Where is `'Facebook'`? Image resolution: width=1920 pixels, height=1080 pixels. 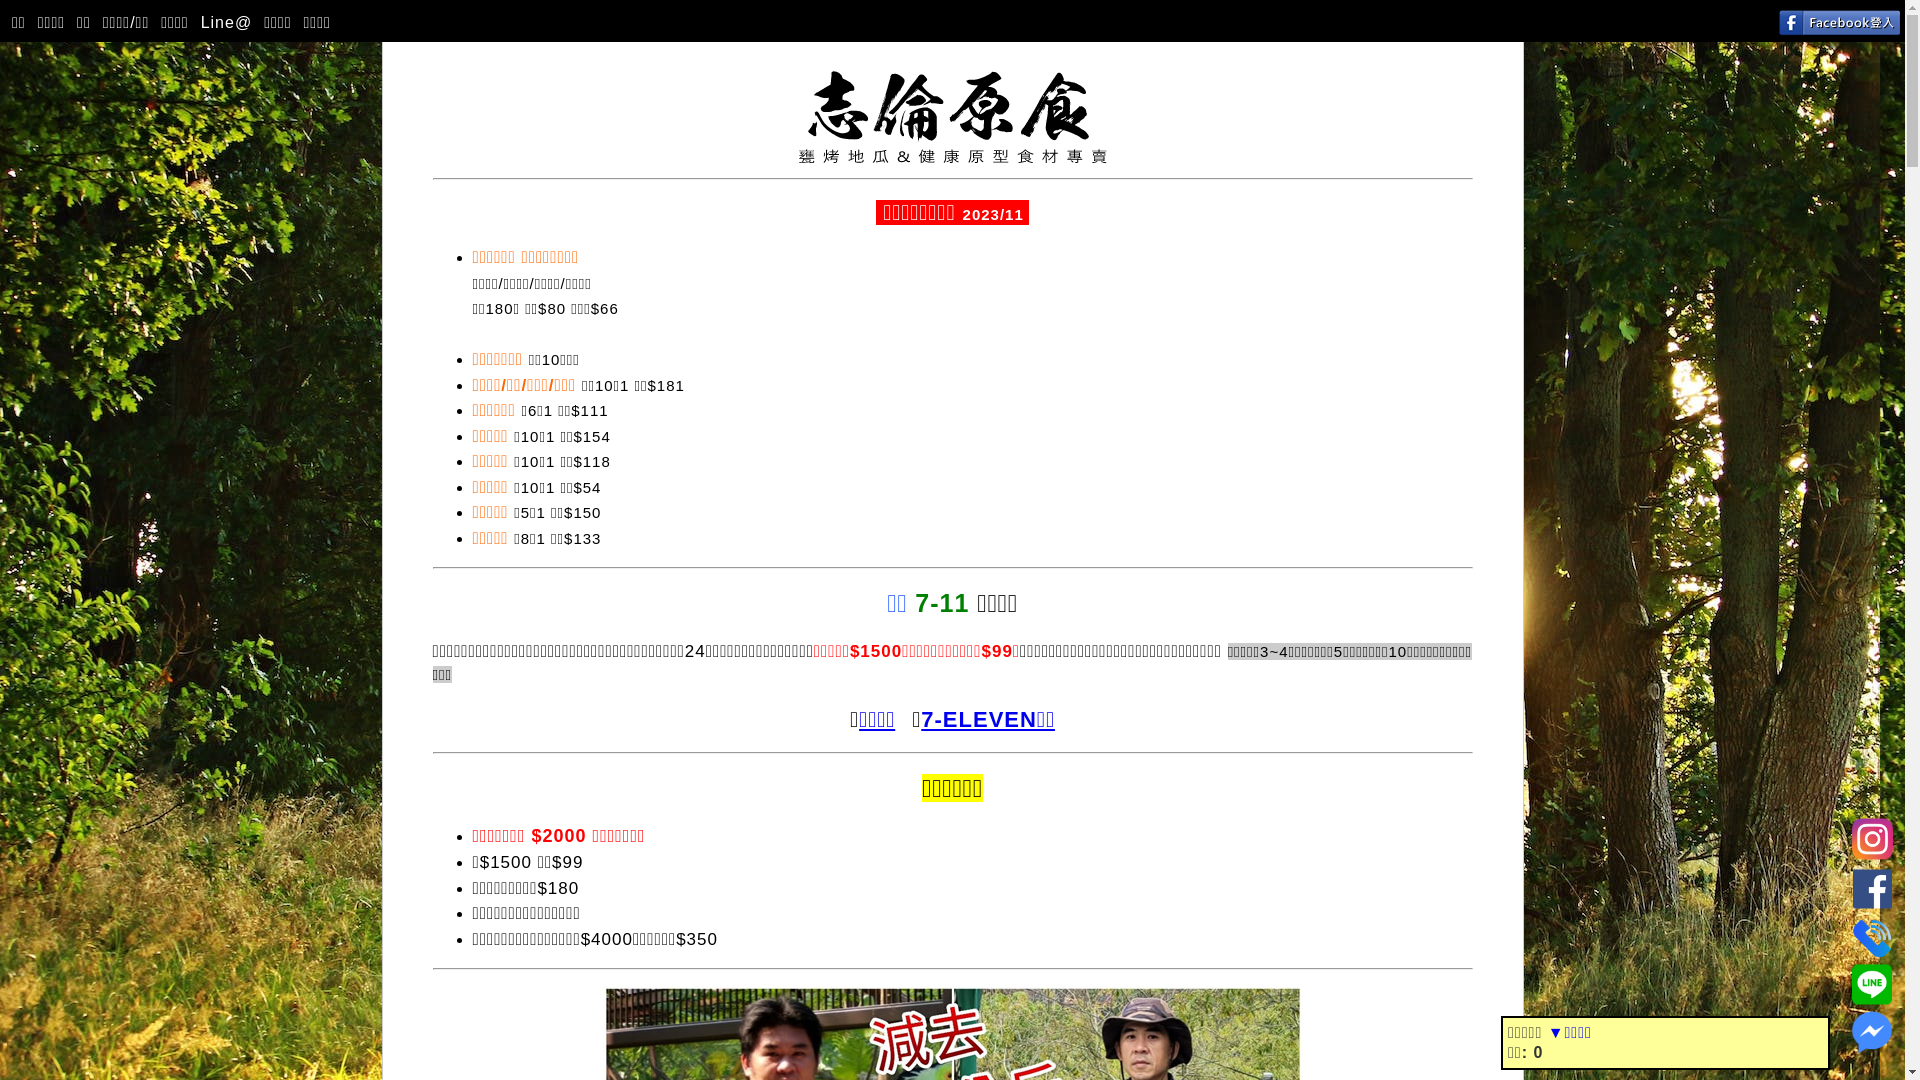
'Facebook' is located at coordinates (1871, 884).